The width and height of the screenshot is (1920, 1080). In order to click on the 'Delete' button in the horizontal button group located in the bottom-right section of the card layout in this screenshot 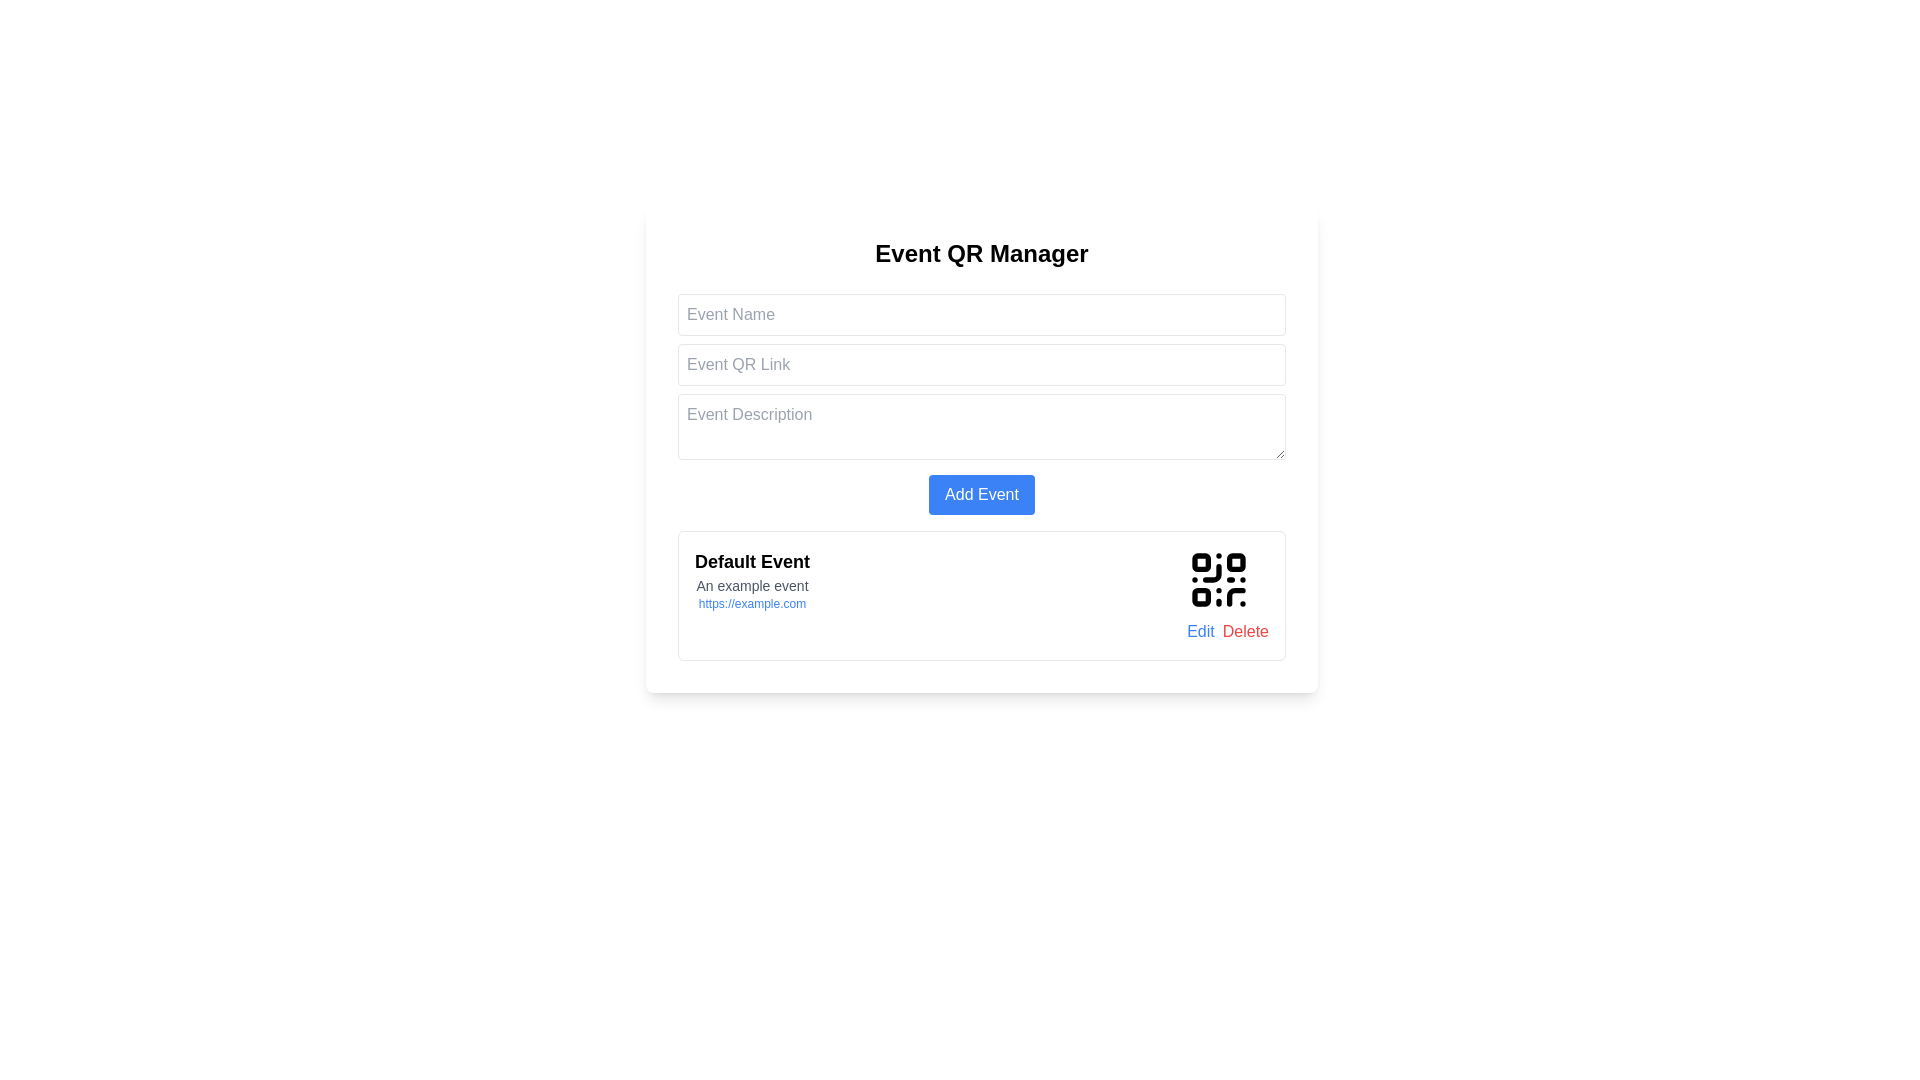, I will do `click(1227, 632)`.